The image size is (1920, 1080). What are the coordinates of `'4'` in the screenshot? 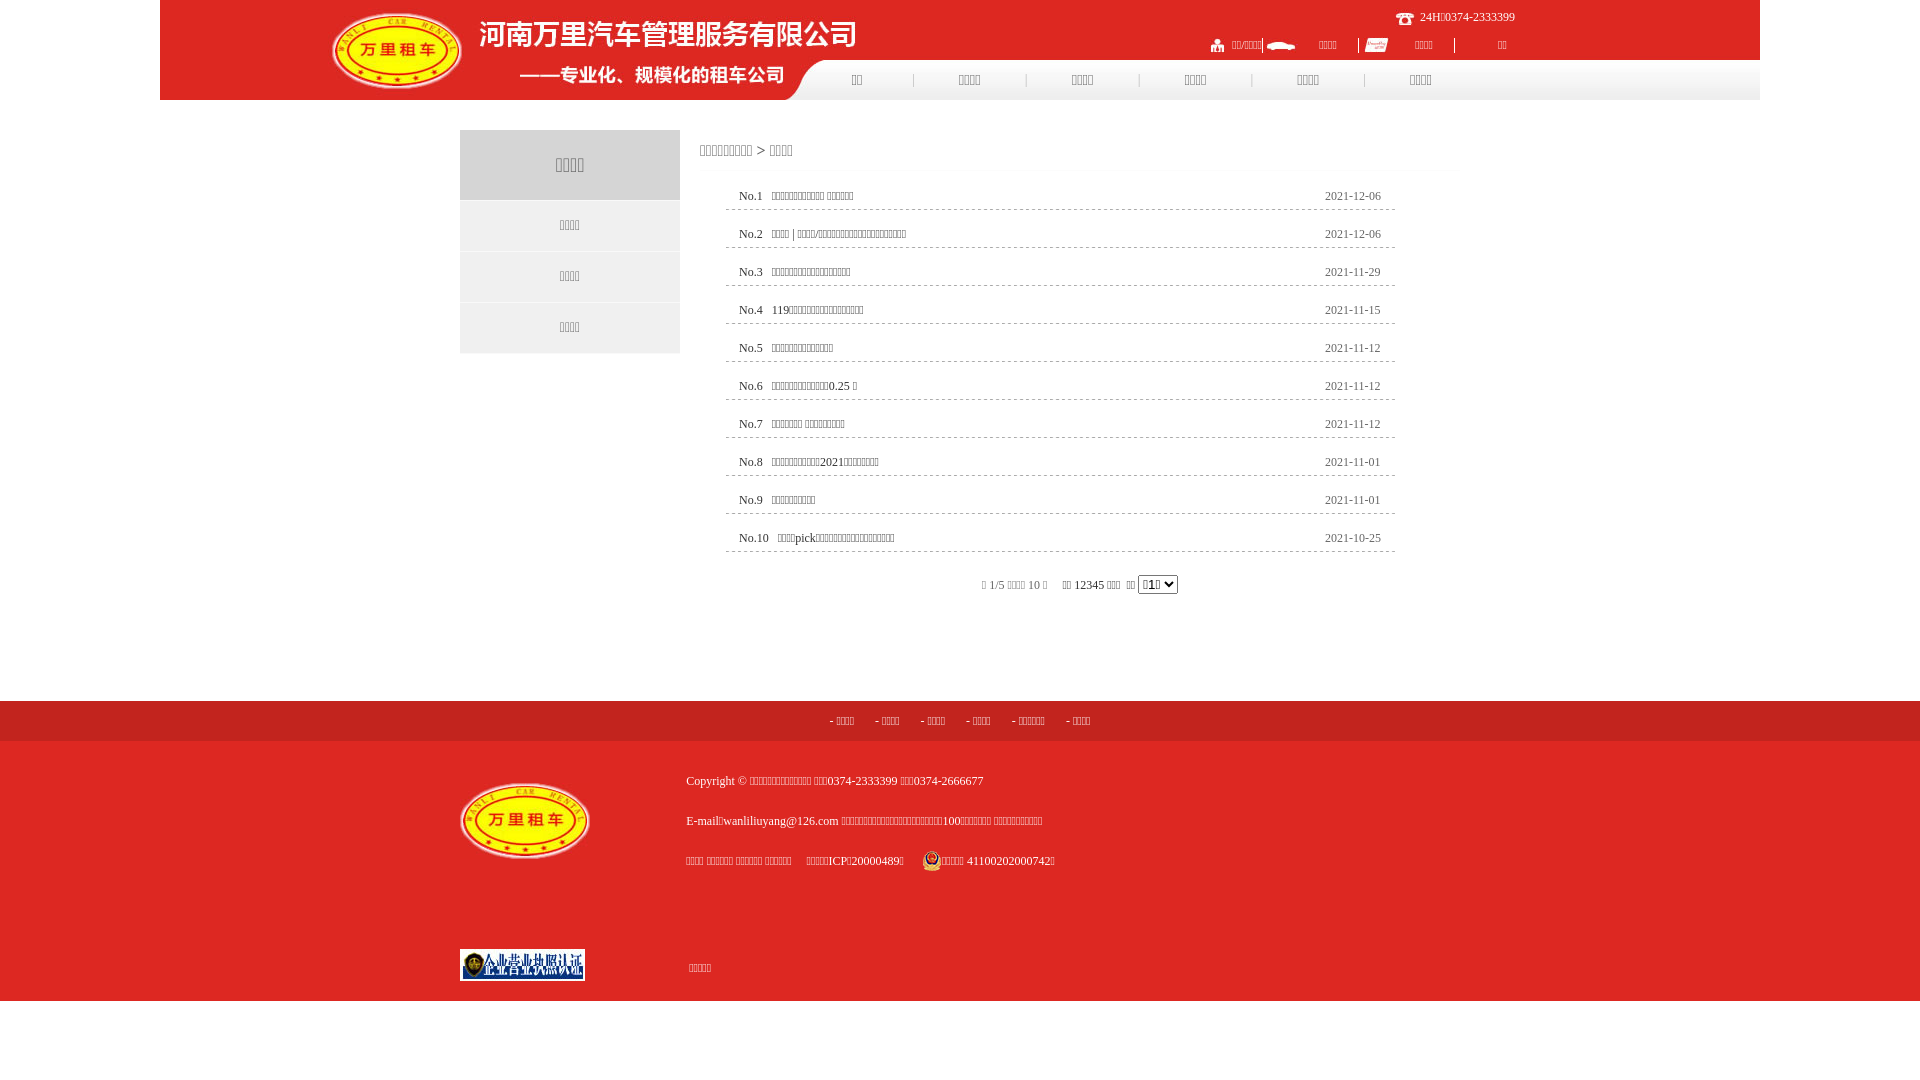 It's located at (1093, 585).